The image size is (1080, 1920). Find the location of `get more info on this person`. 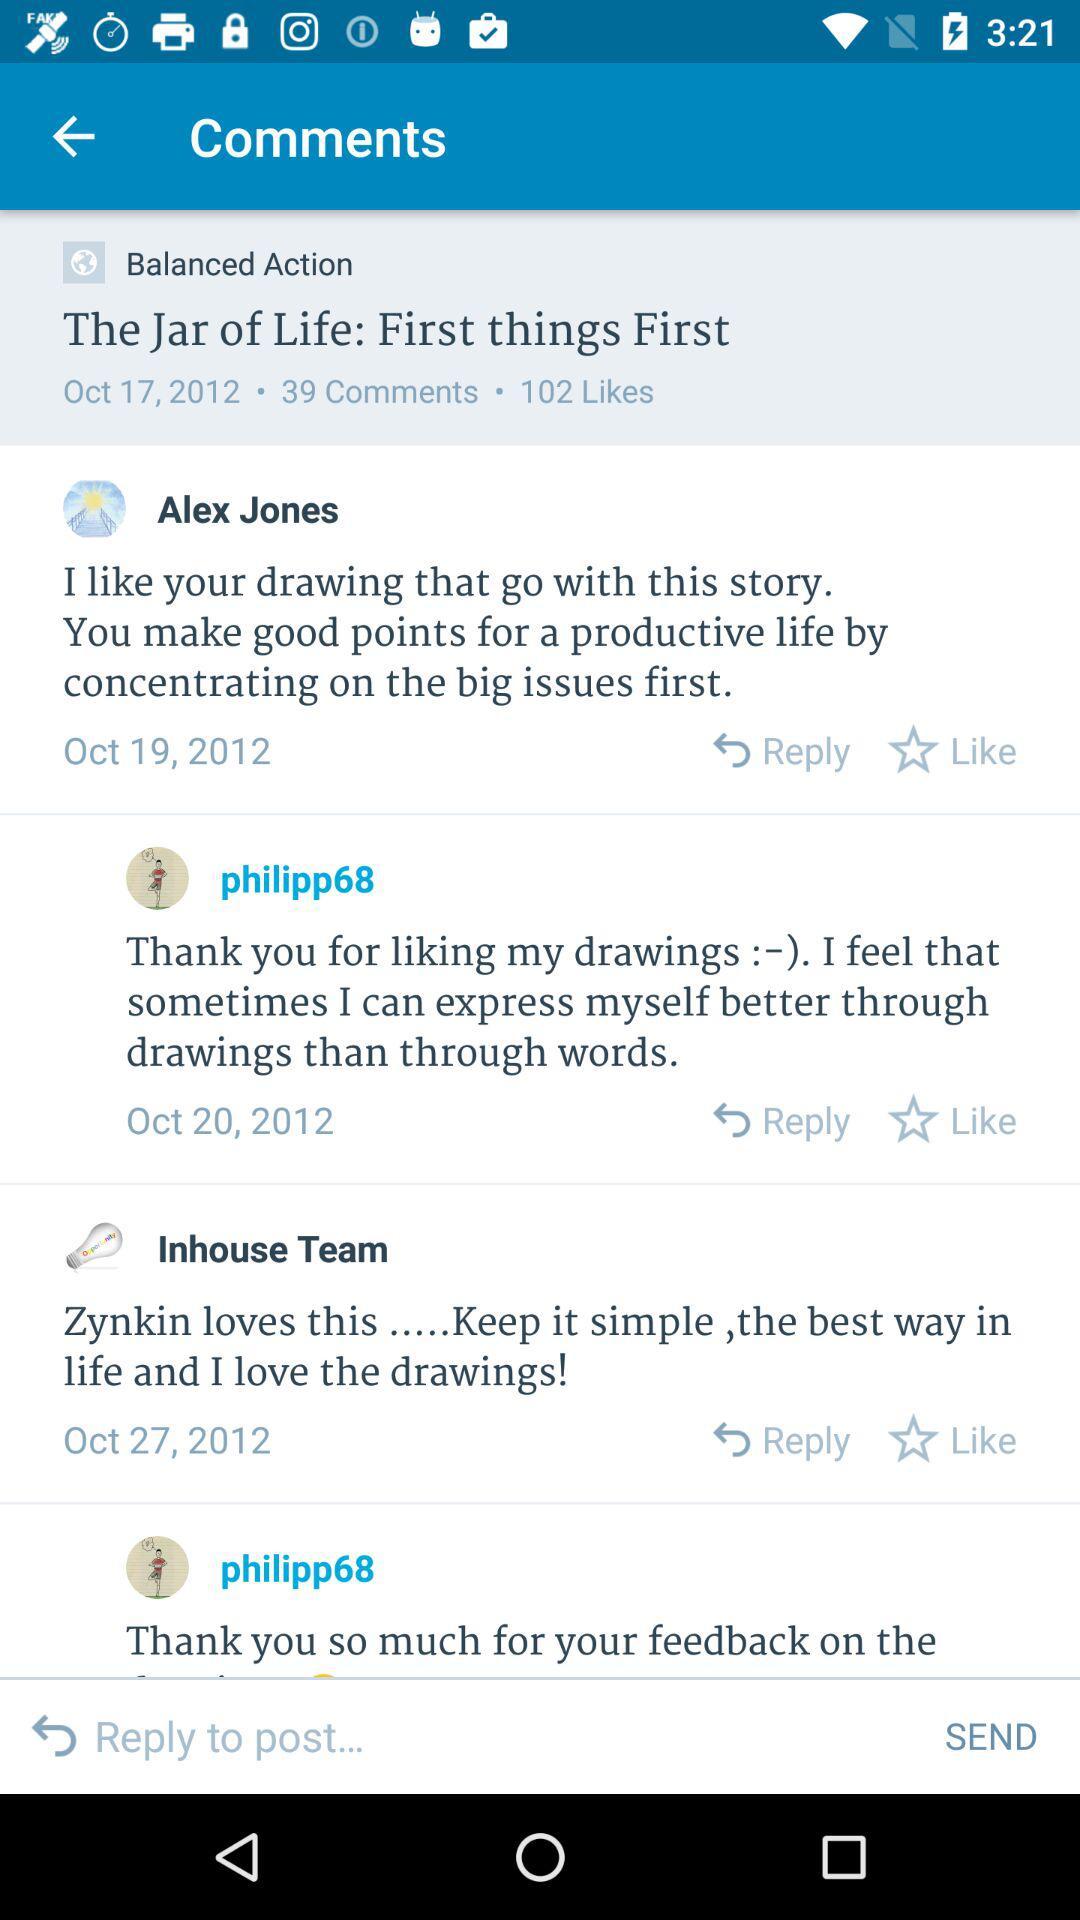

get more info on this person is located at coordinates (156, 1566).